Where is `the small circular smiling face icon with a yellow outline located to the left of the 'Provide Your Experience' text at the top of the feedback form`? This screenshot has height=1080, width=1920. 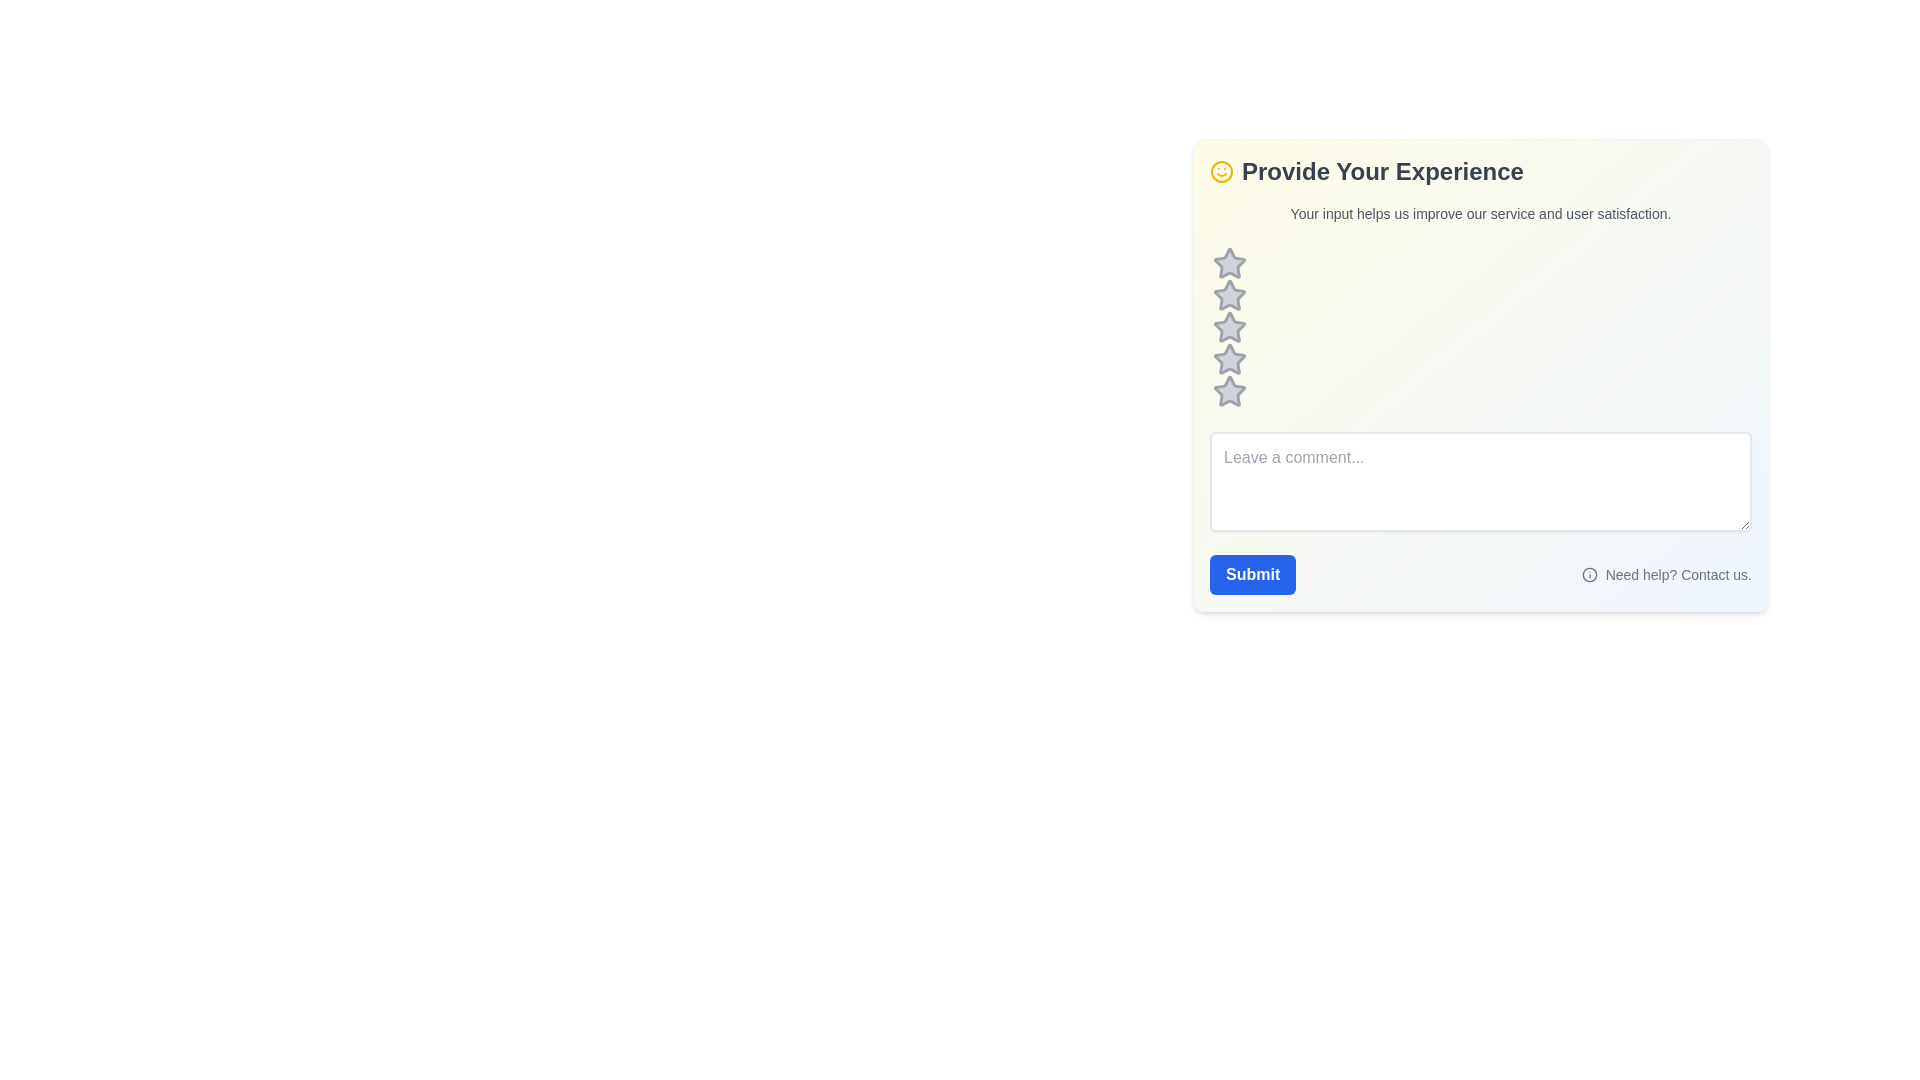
the small circular smiling face icon with a yellow outline located to the left of the 'Provide Your Experience' text at the top of the feedback form is located at coordinates (1221, 171).